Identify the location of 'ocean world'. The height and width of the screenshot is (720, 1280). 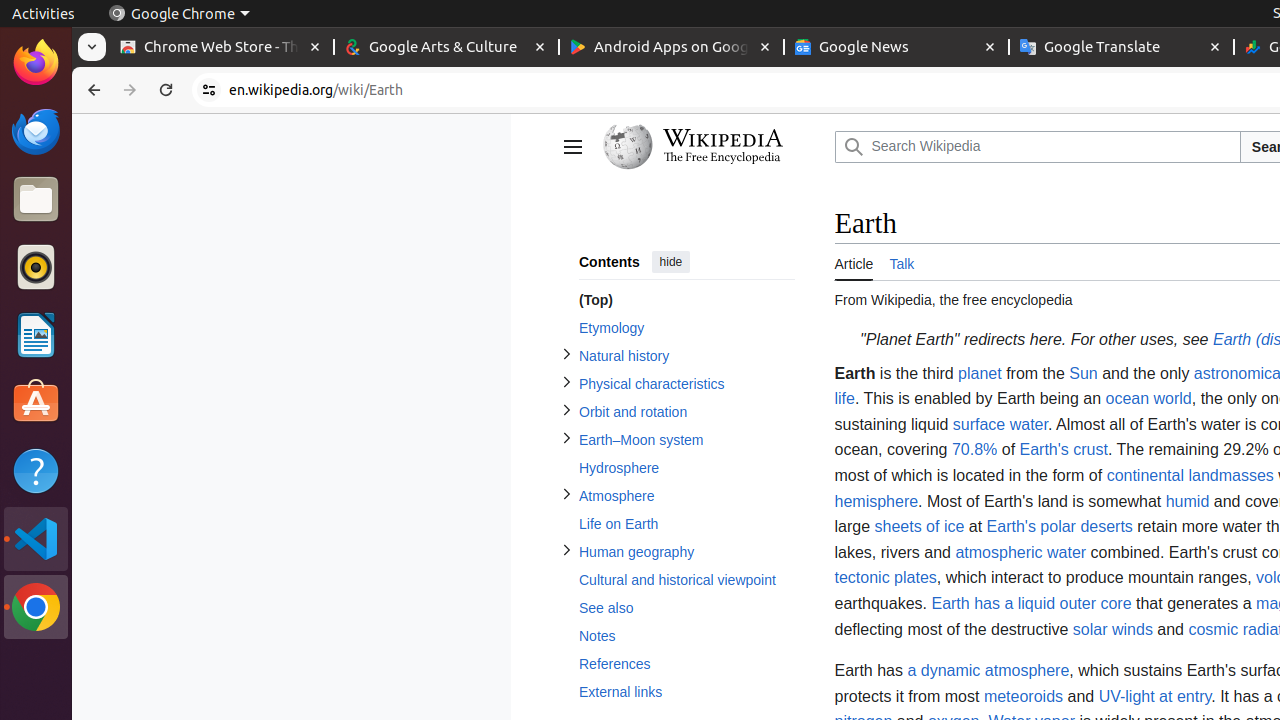
(1148, 399).